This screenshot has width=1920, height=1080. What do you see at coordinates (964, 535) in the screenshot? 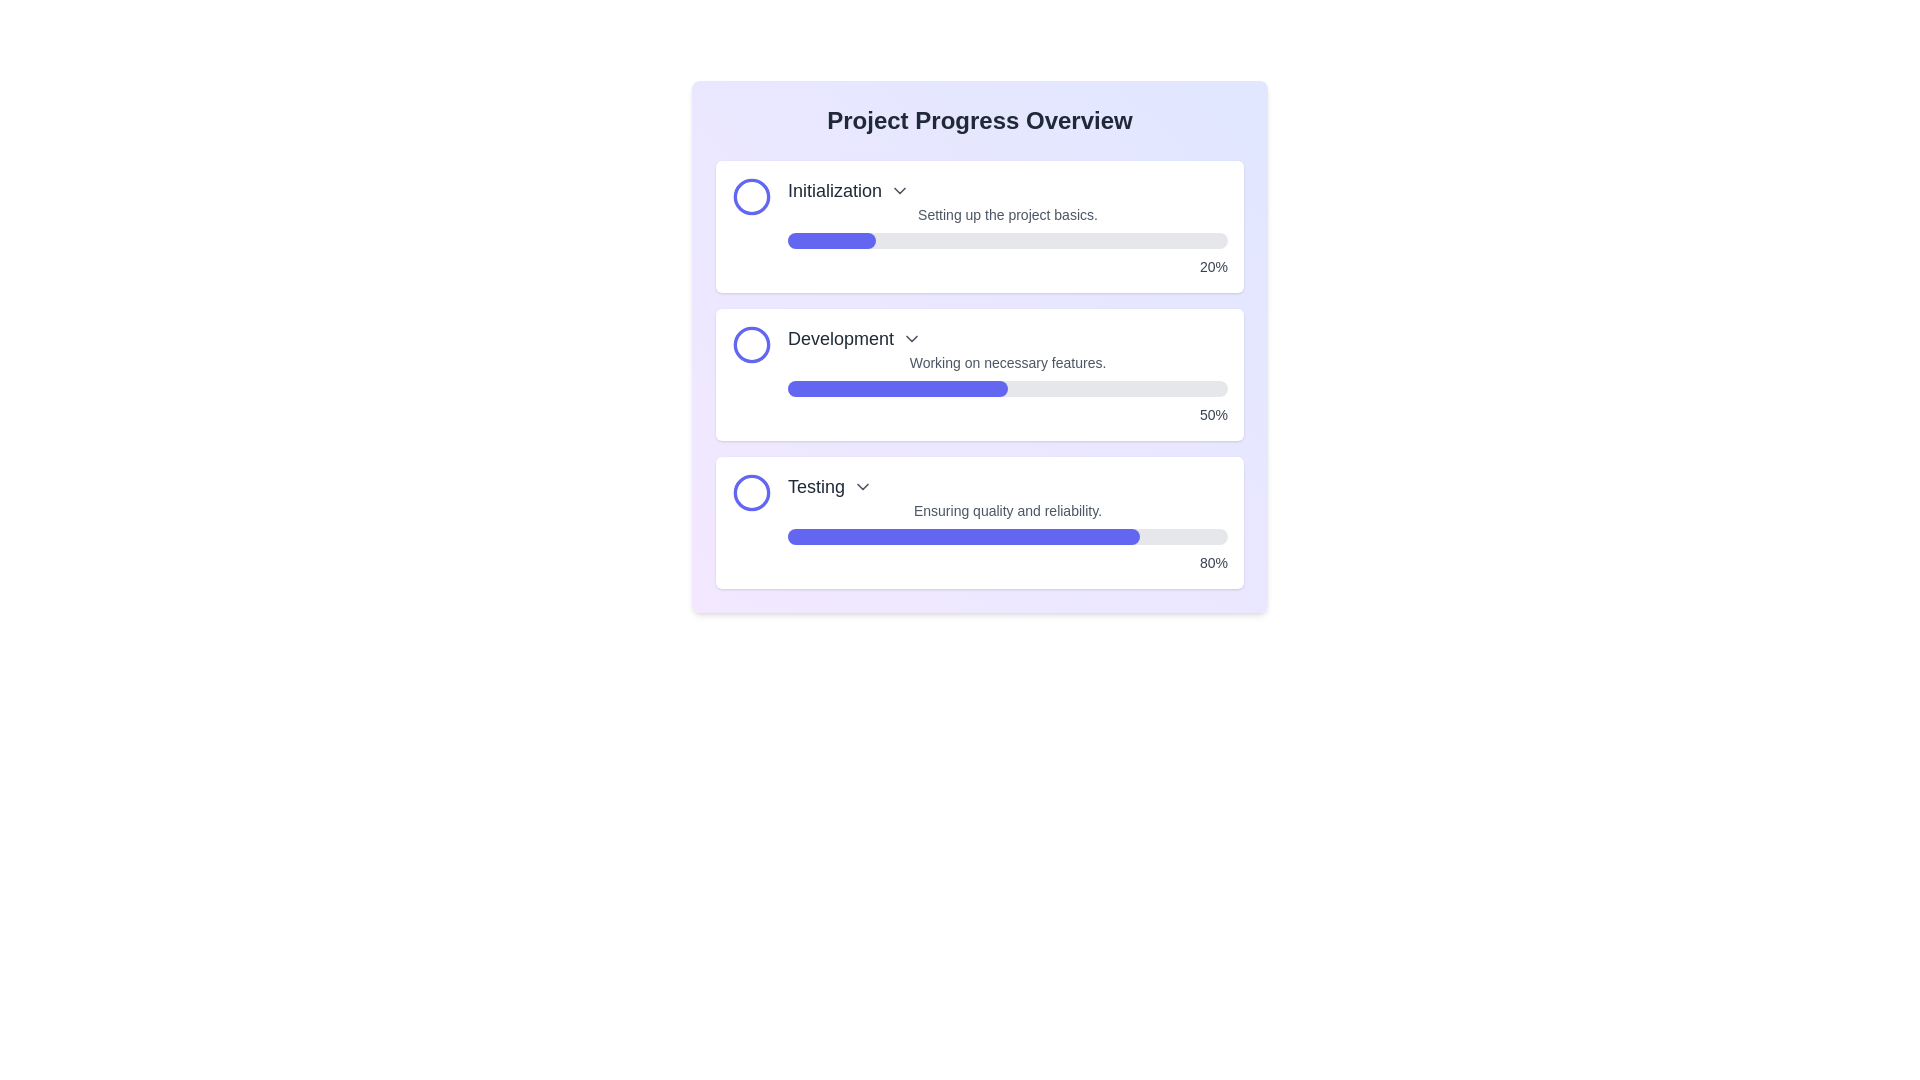
I see `the filled portion of the progress bar indicating 80% completion of the 'Testing' task` at bounding box center [964, 535].